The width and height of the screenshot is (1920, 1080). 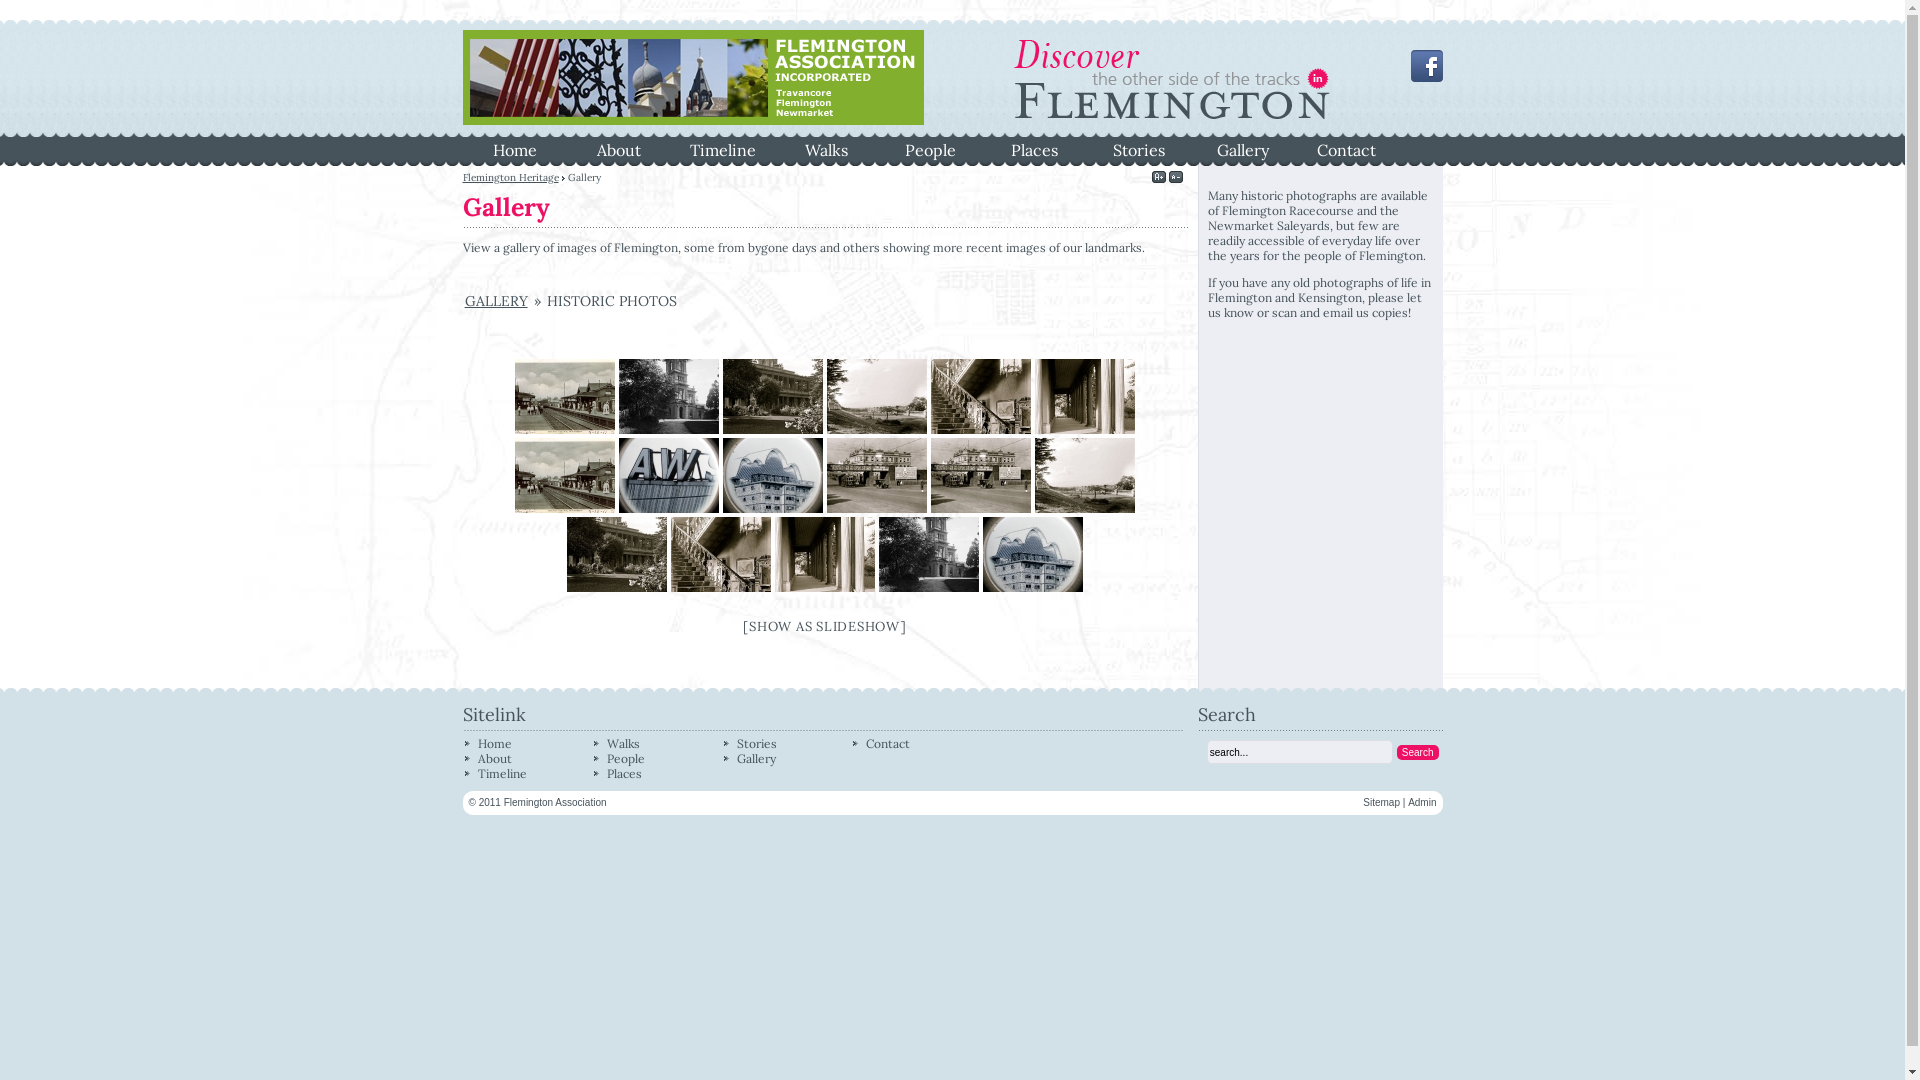 What do you see at coordinates (671, 554) in the screenshot?
I see `'HW15.3'` at bounding box center [671, 554].